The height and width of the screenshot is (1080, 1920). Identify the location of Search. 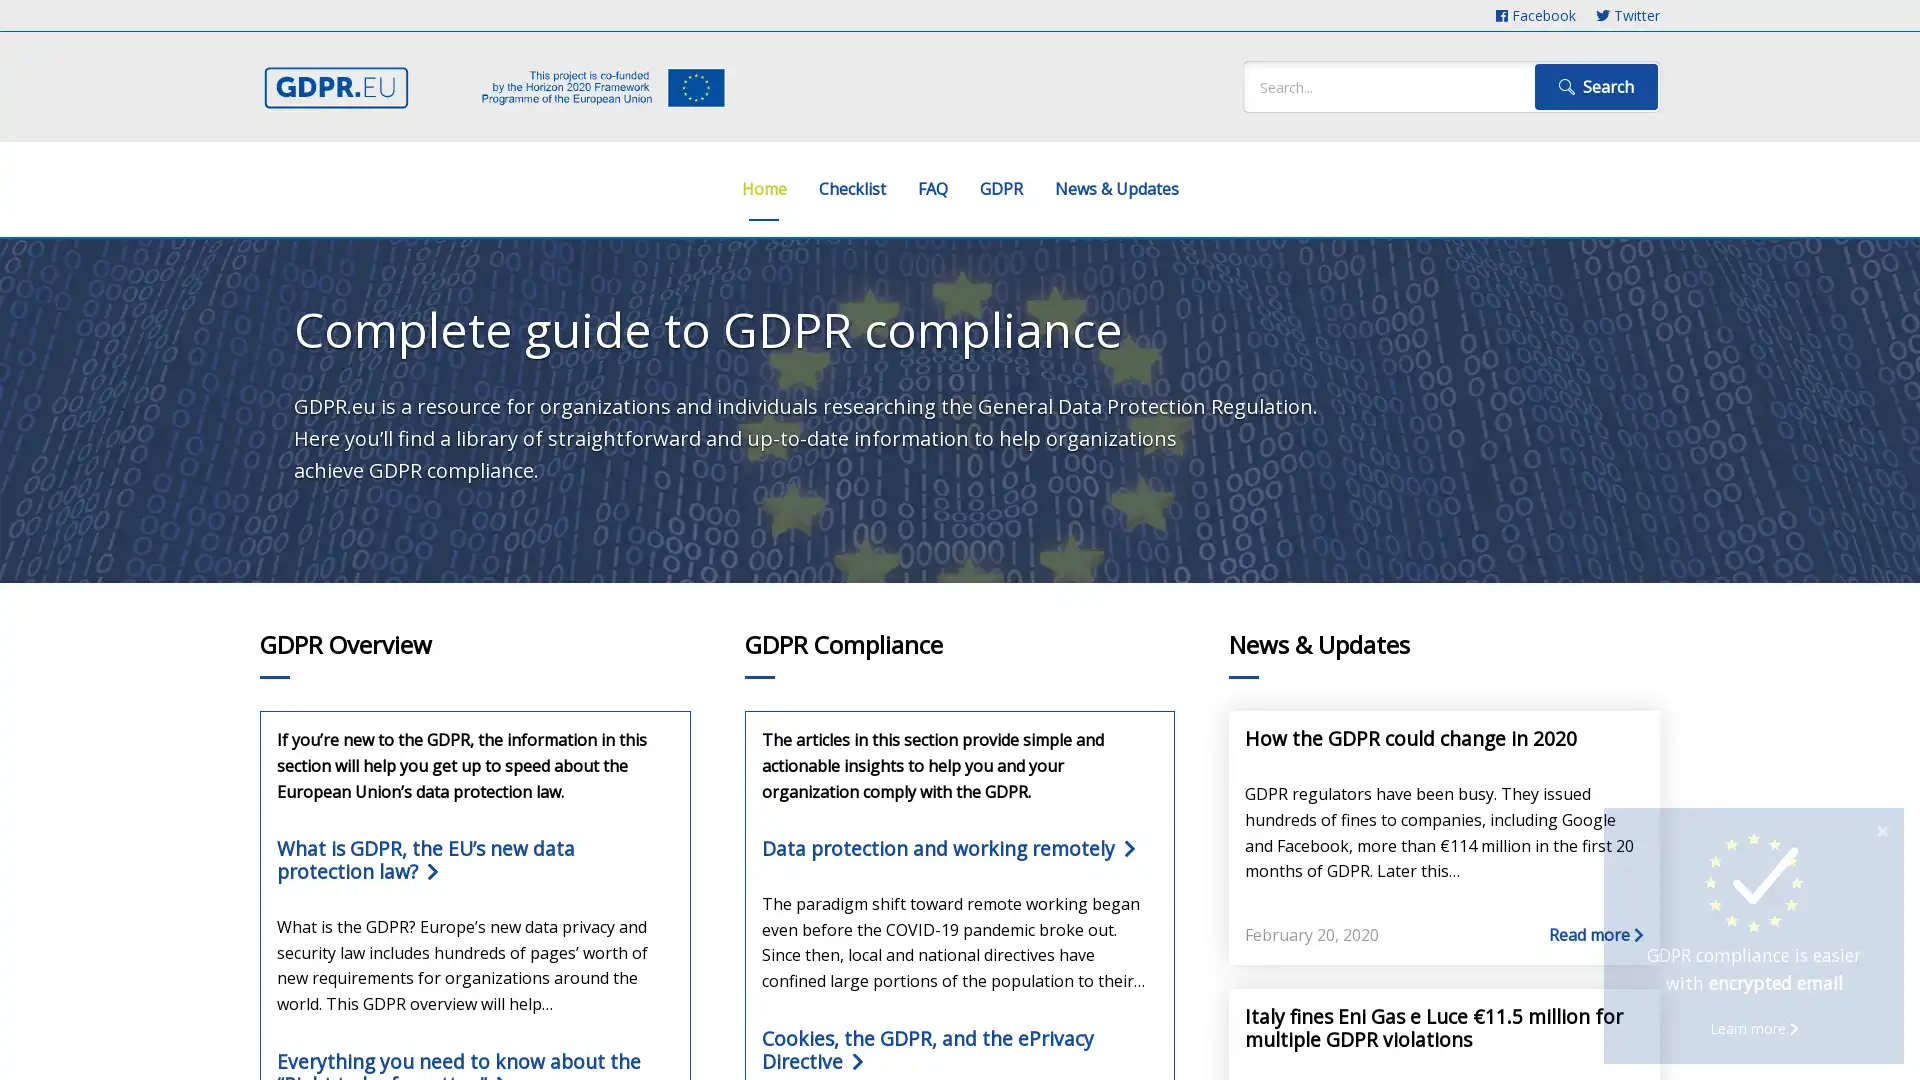
(1595, 86).